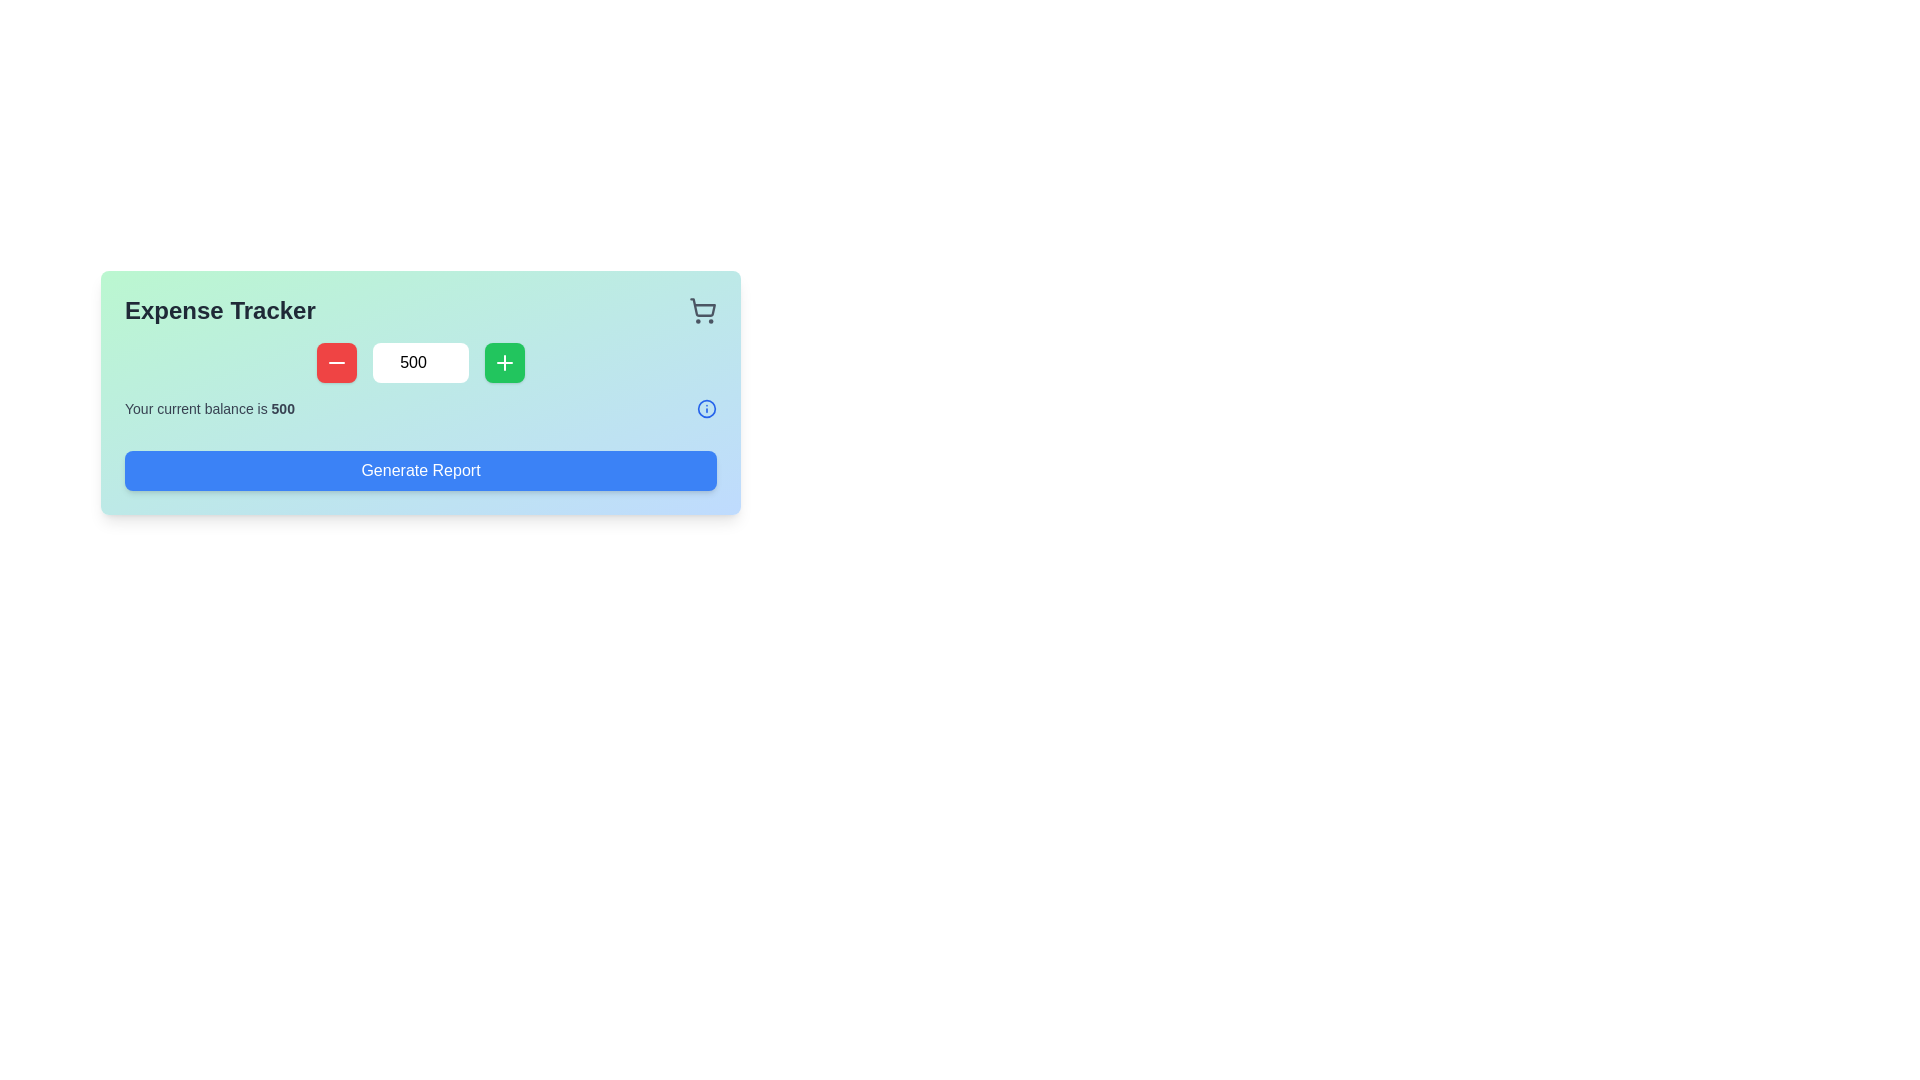 This screenshot has width=1920, height=1080. I want to click on the green square button with a white plus sign at its center, so click(504, 362).